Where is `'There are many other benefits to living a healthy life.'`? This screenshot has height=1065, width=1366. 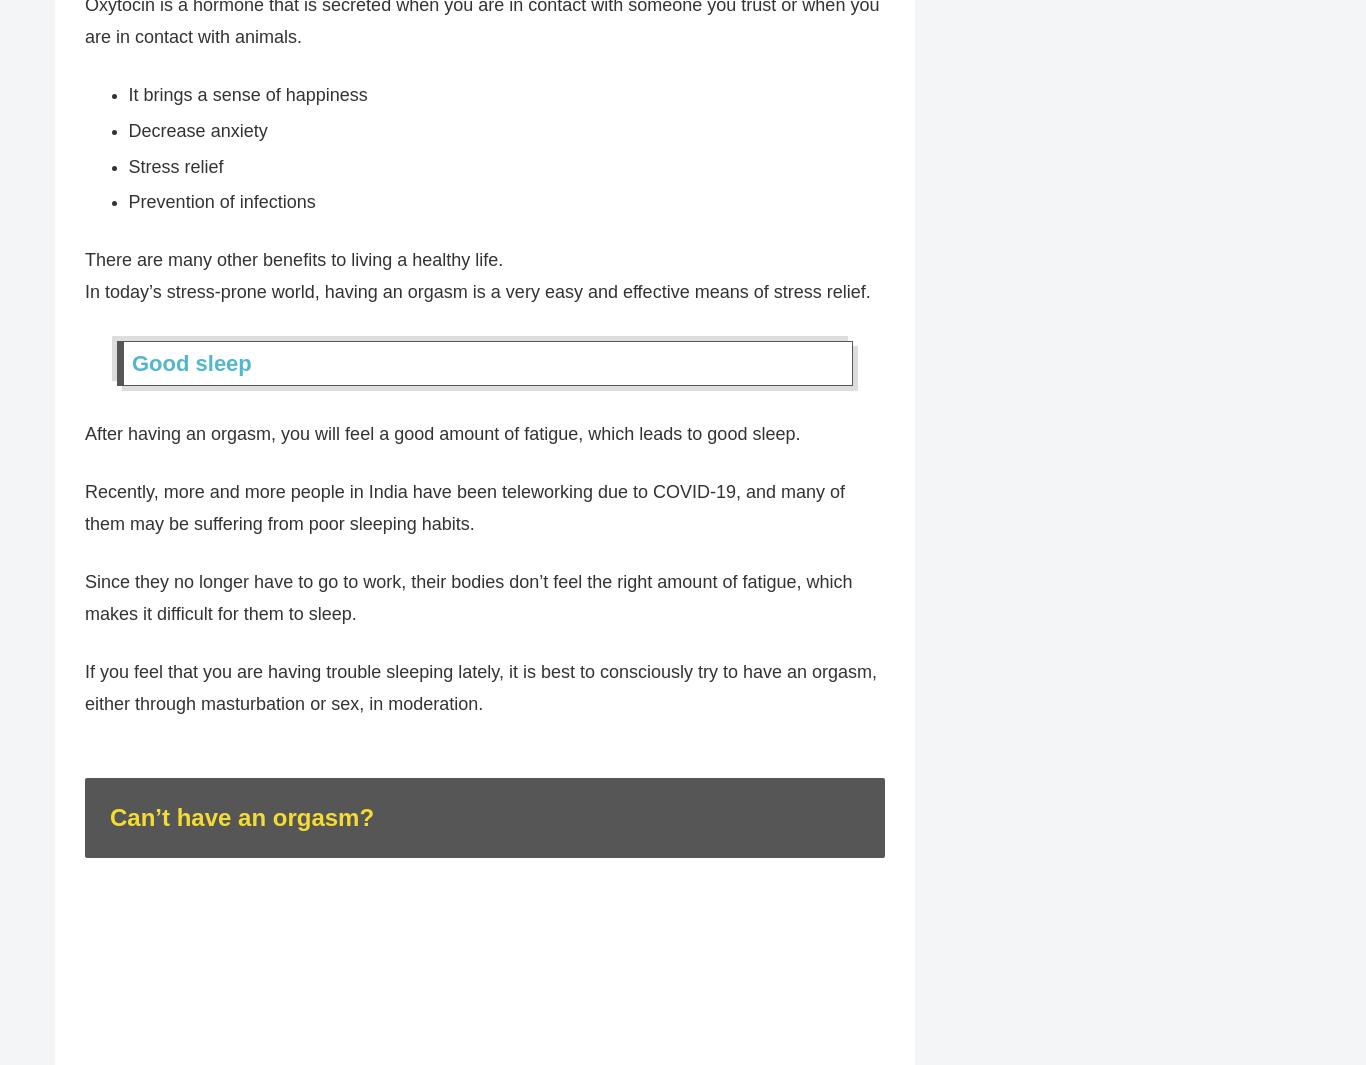 'There are many other benefits to living a healthy life.' is located at coordinates (293, 260).